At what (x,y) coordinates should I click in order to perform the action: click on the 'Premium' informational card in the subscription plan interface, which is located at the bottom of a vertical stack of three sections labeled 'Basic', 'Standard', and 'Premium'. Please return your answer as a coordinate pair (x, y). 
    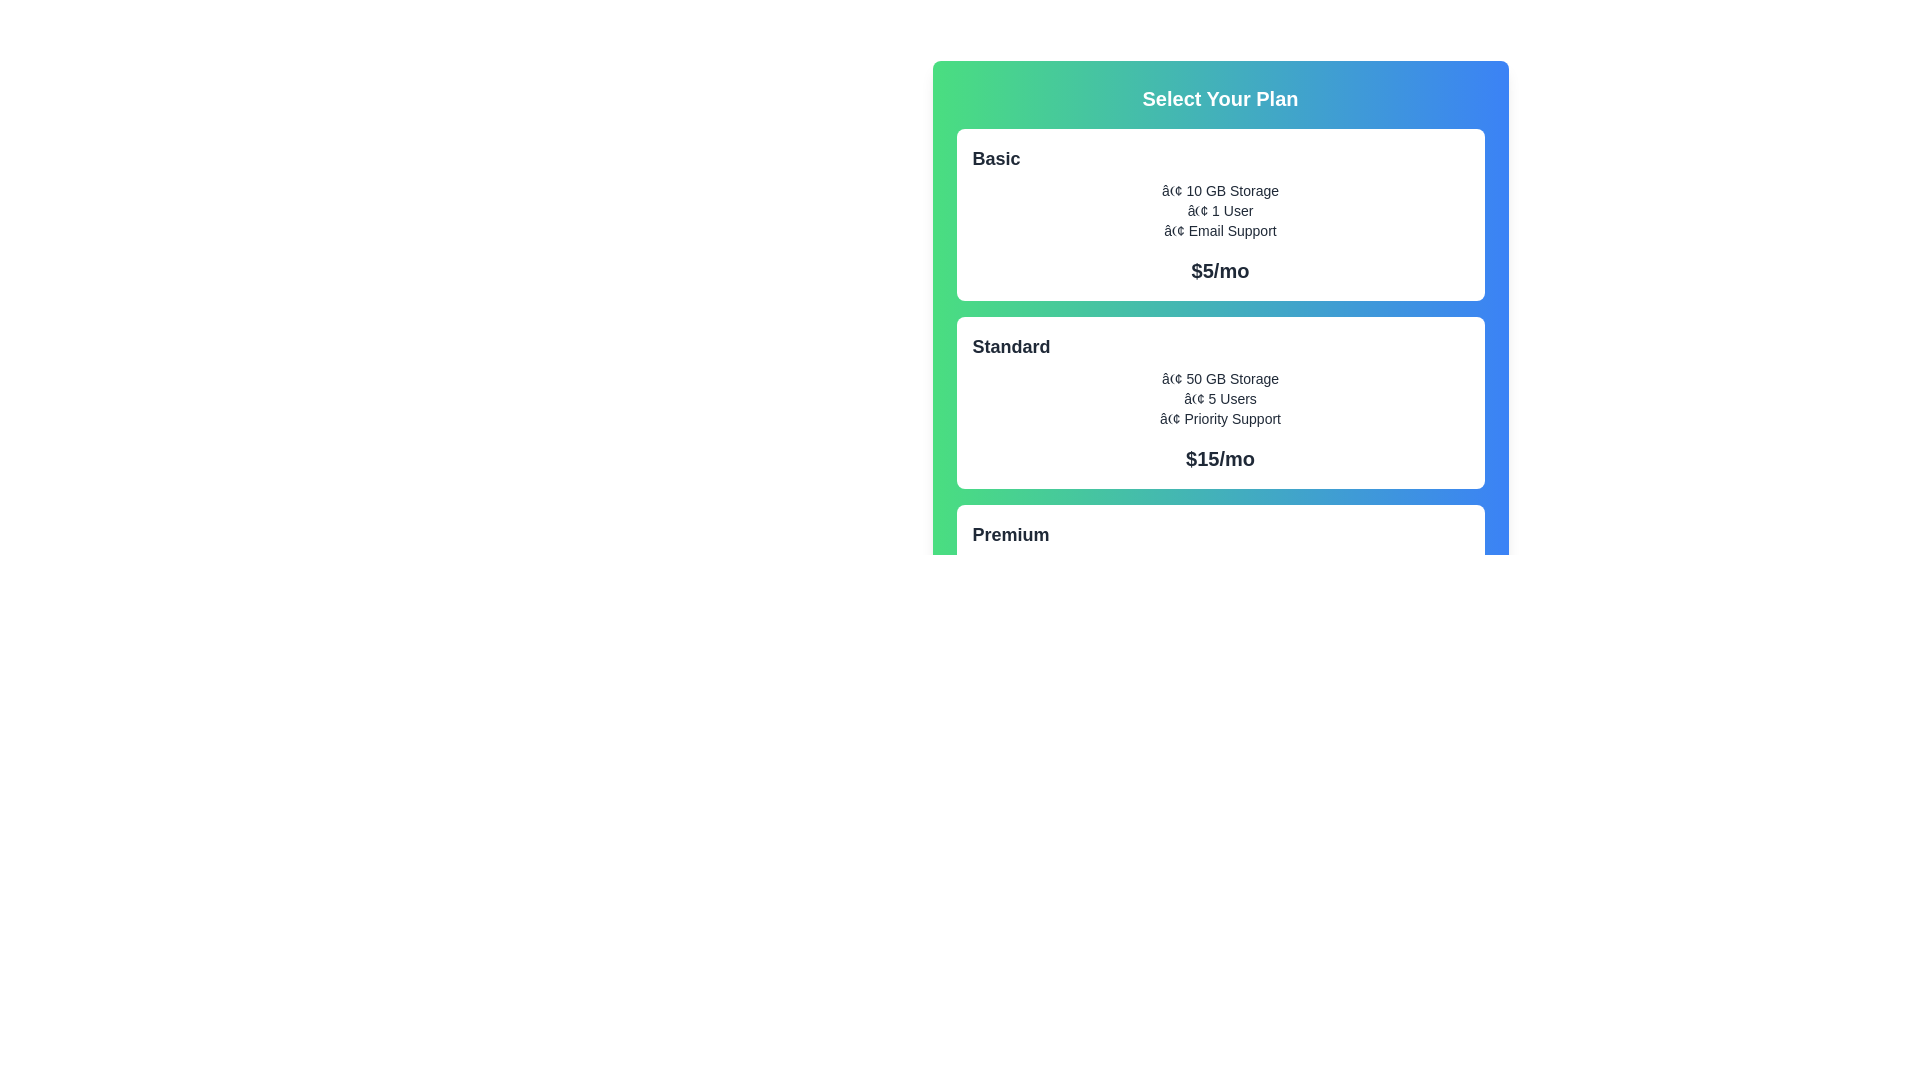
    Looking at the image, I should click on (1219, 589).